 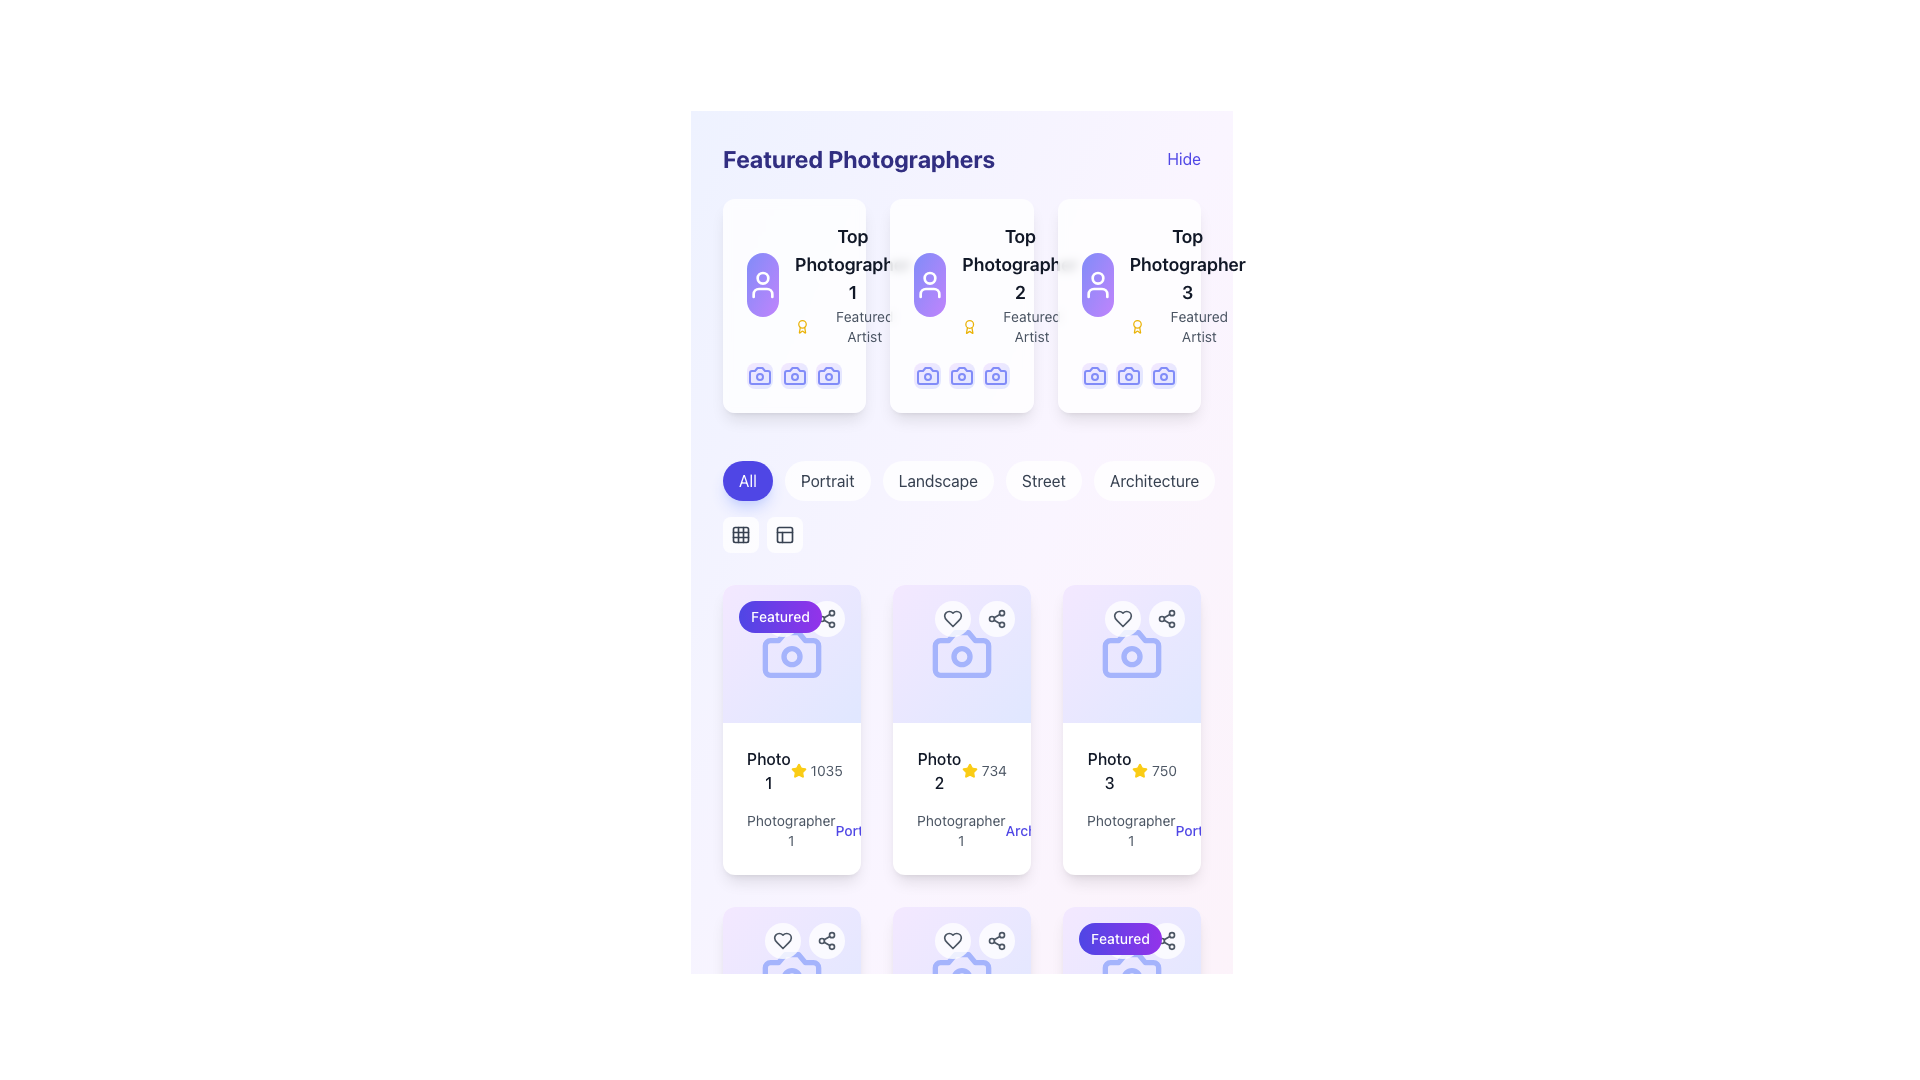 What do you see at coordinates (1093, 376) in the screenshot?
I see `the camera icon in the lower middle section of the 'Top Photographer 3' card, which represents a photography feature` at bounding box center [1093, 376].